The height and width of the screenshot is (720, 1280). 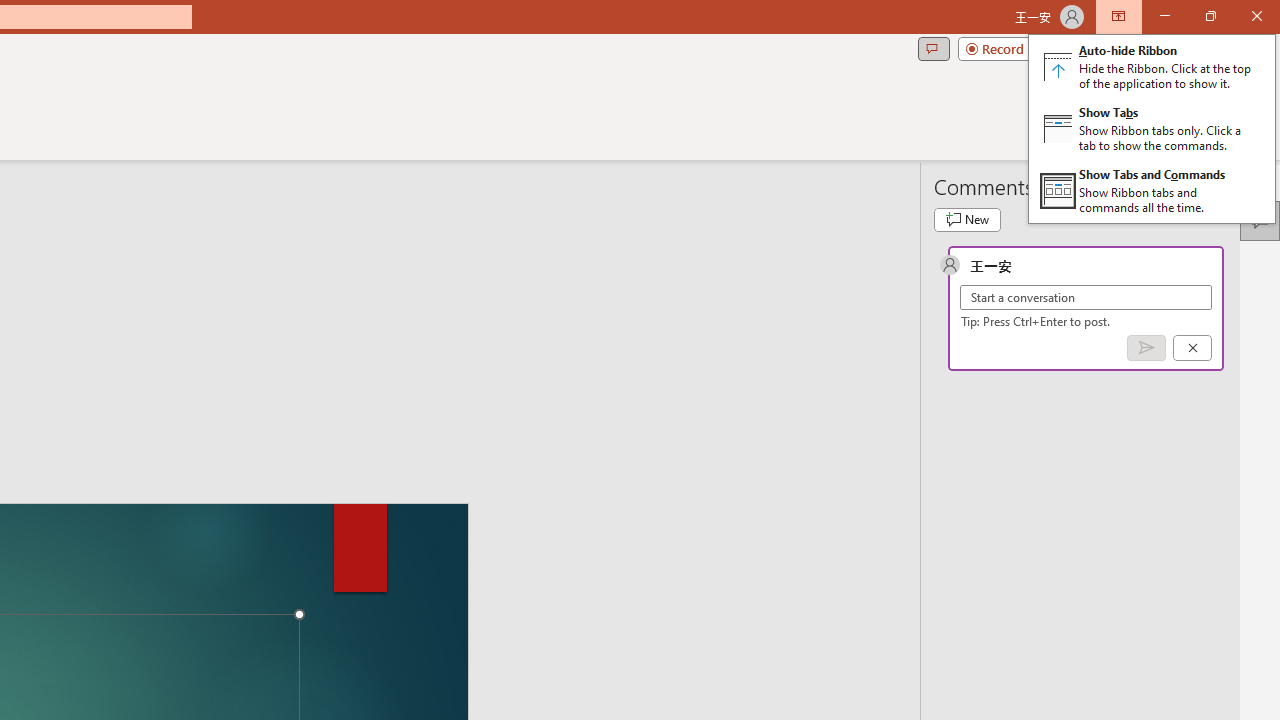 What do you see at coordinates (1192, 346) in the screenshot?
I see `'Cancel'` at bounding box center [1192, 346].